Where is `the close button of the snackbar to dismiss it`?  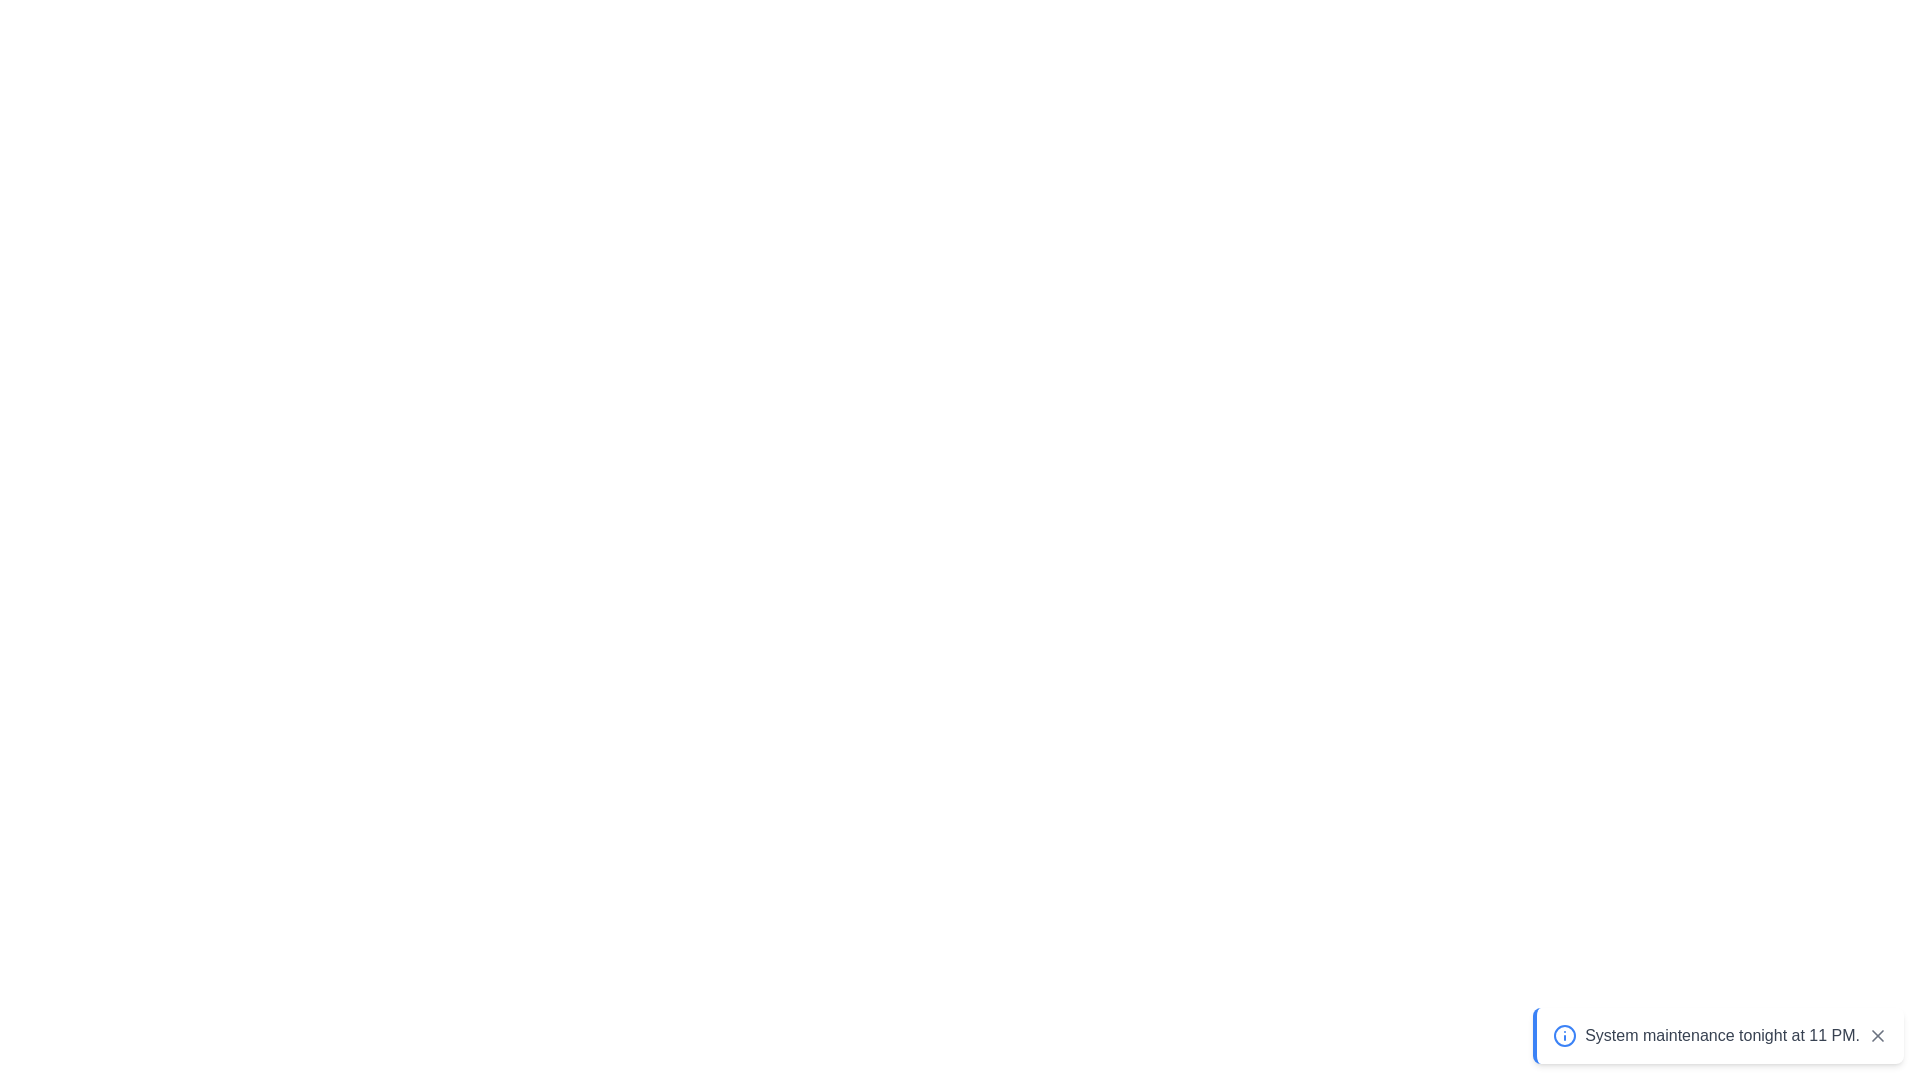
the close button of the snackbar to dismiss it is located at coordinates (1876, 1035).